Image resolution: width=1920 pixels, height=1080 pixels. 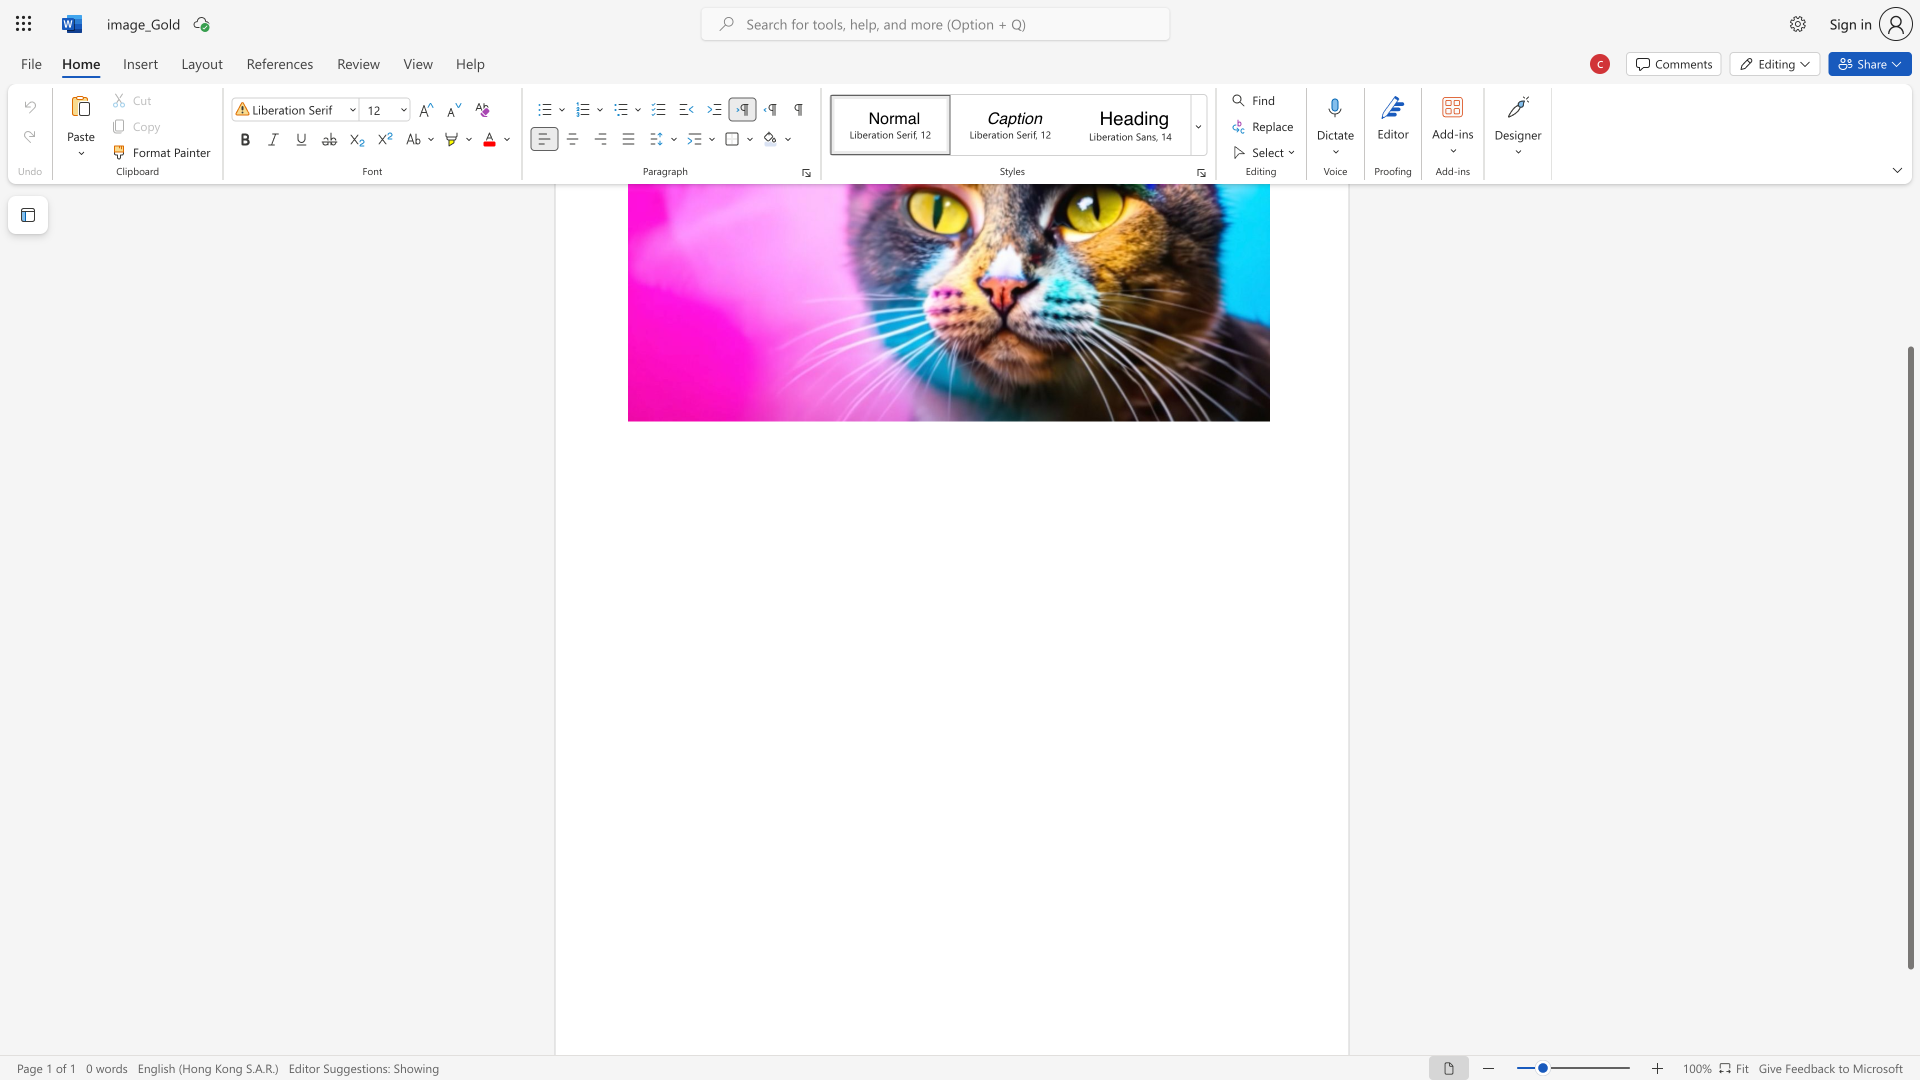 I want to click on the scrollbar to scroll upward, so click(x=1909, y=309).